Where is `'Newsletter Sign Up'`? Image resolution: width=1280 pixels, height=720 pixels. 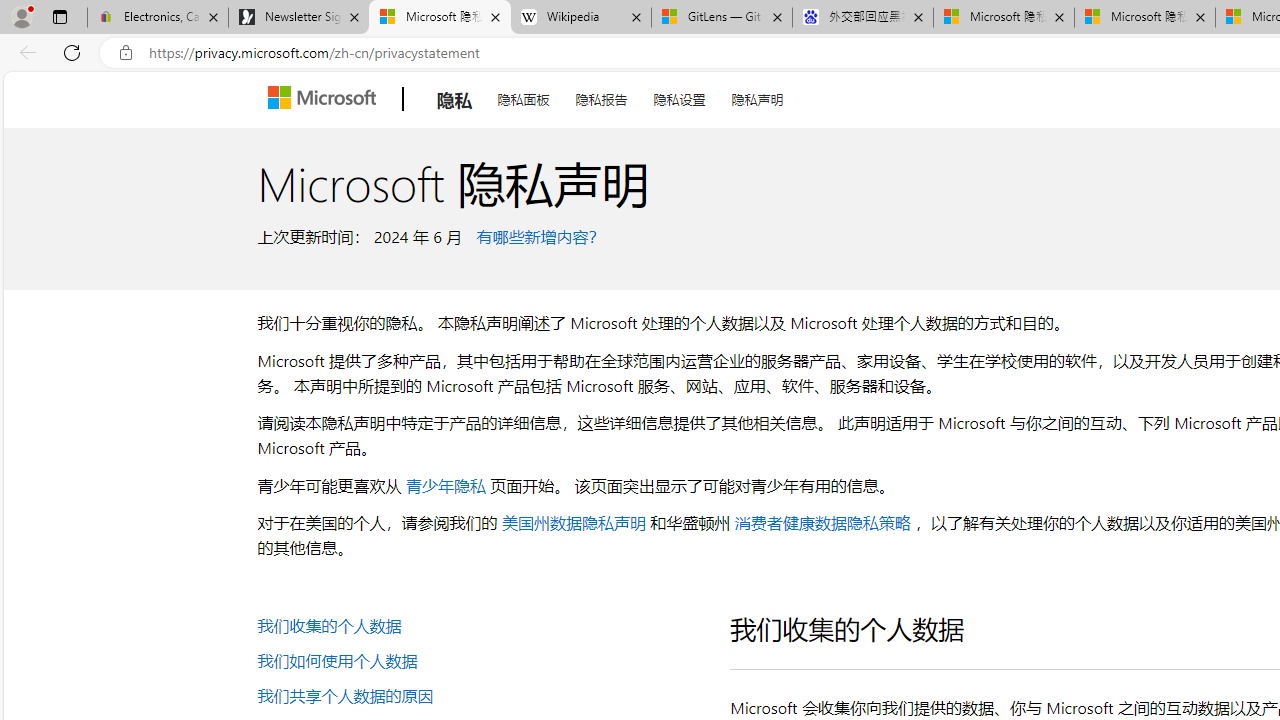
'Newsletter Sign Up' is located at coordinates (297, 17).